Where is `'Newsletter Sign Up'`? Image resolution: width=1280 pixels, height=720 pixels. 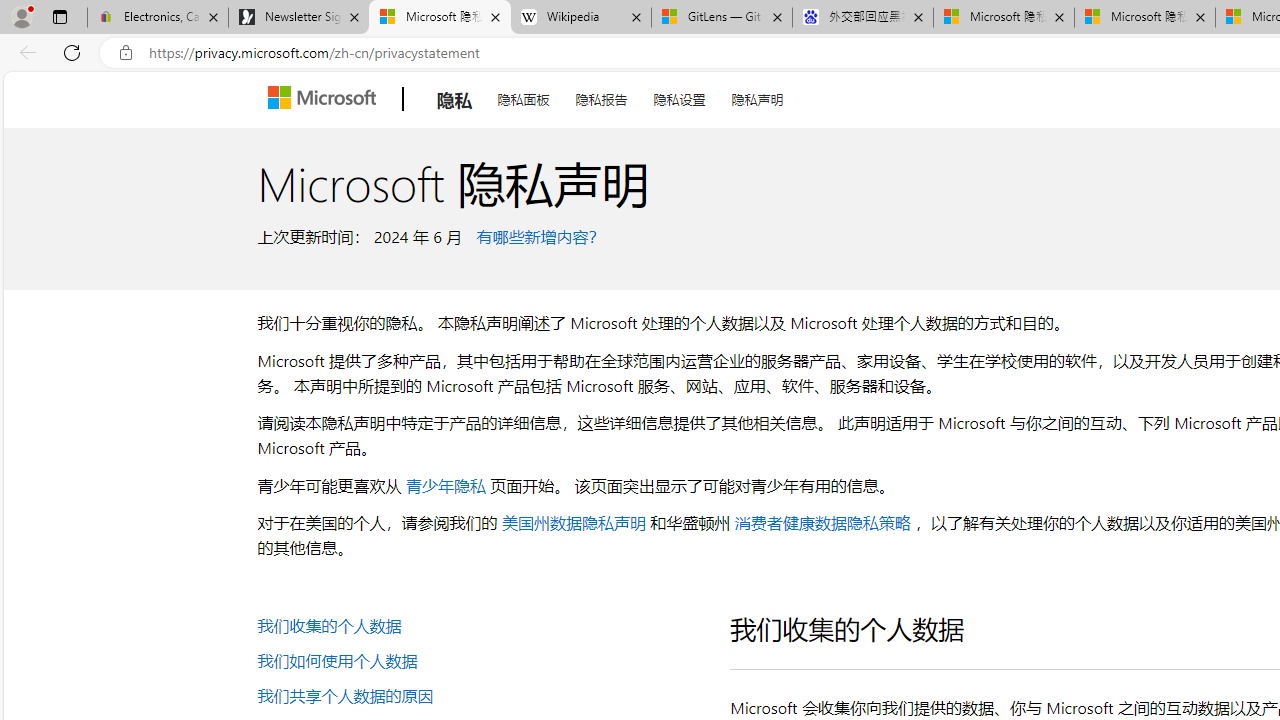
'Newsletter Sign Up' is located at coordinates (297, 17).